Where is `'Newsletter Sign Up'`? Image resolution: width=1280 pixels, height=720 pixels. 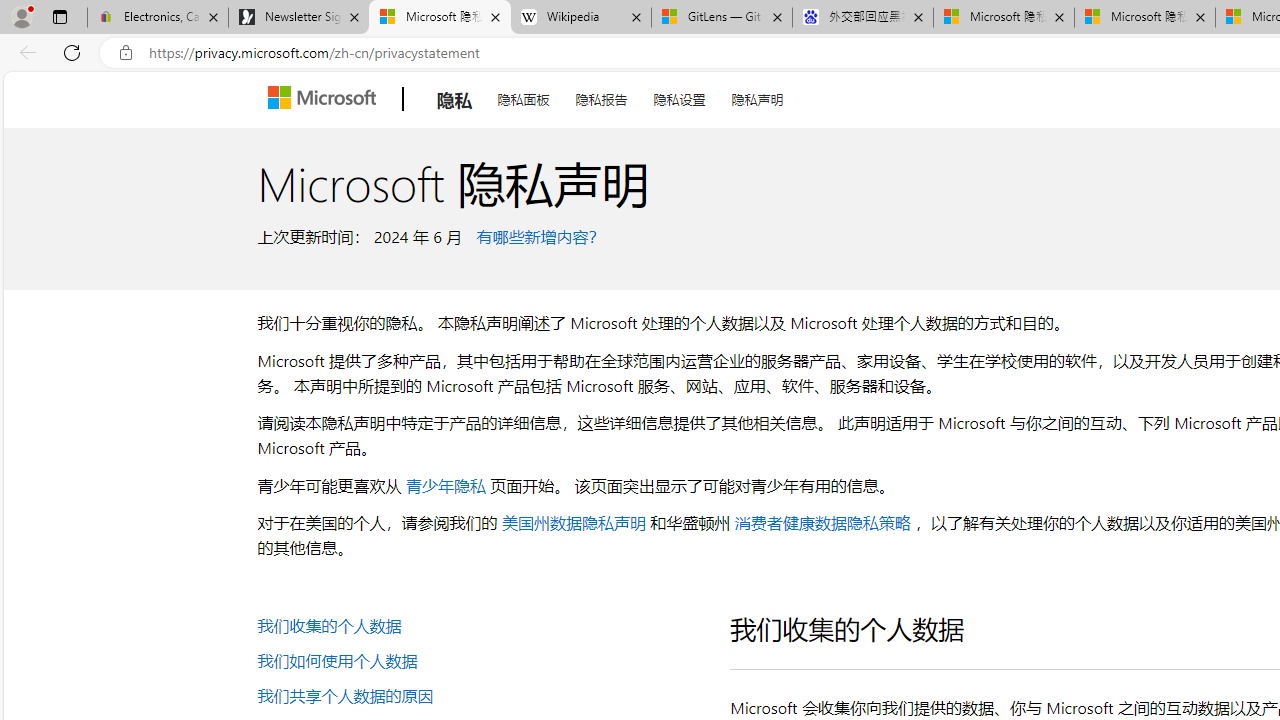
'Newsletter Sign Up' is located at coordinates (297, 17).